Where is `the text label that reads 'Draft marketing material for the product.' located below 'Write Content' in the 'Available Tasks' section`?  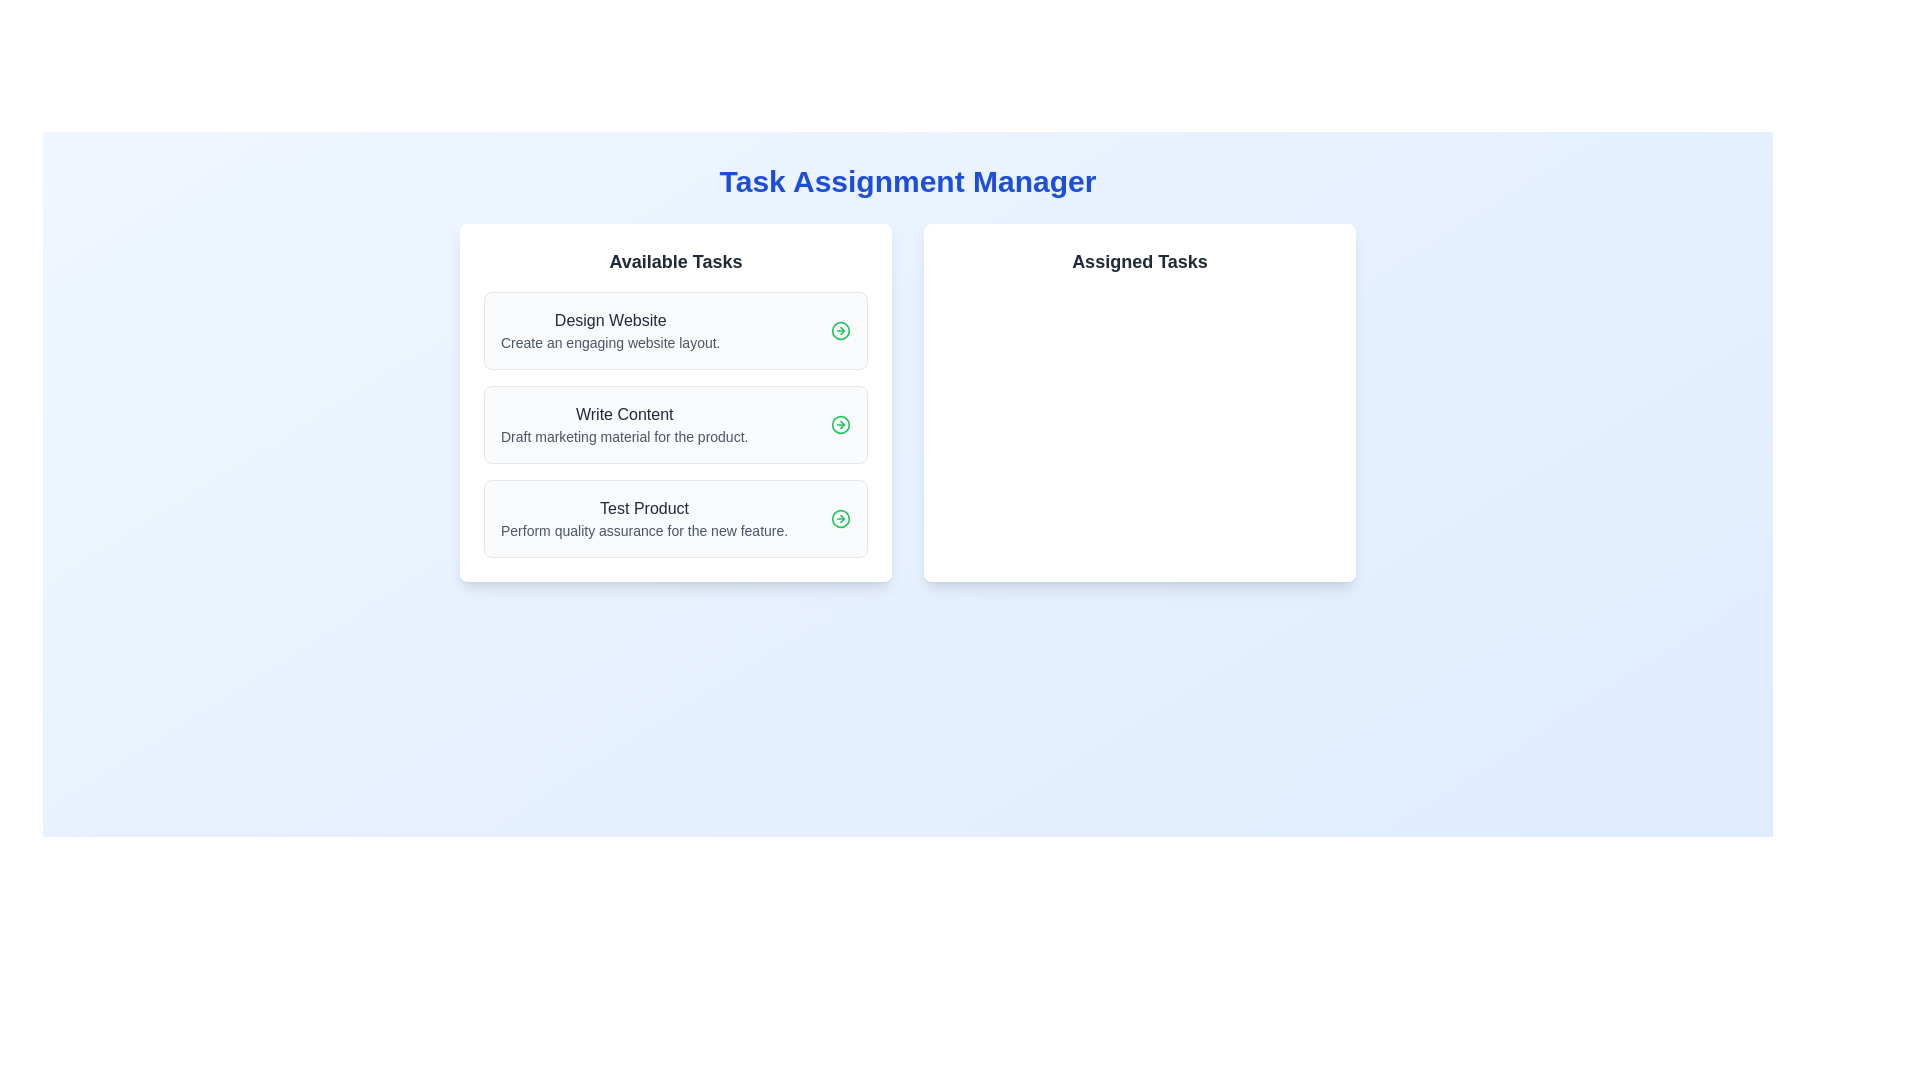 the text label that reads 'Draft marketing material for the product.' located below 'Write Content' in the 'Available Tasks' section is located at coordinates (623, 435).